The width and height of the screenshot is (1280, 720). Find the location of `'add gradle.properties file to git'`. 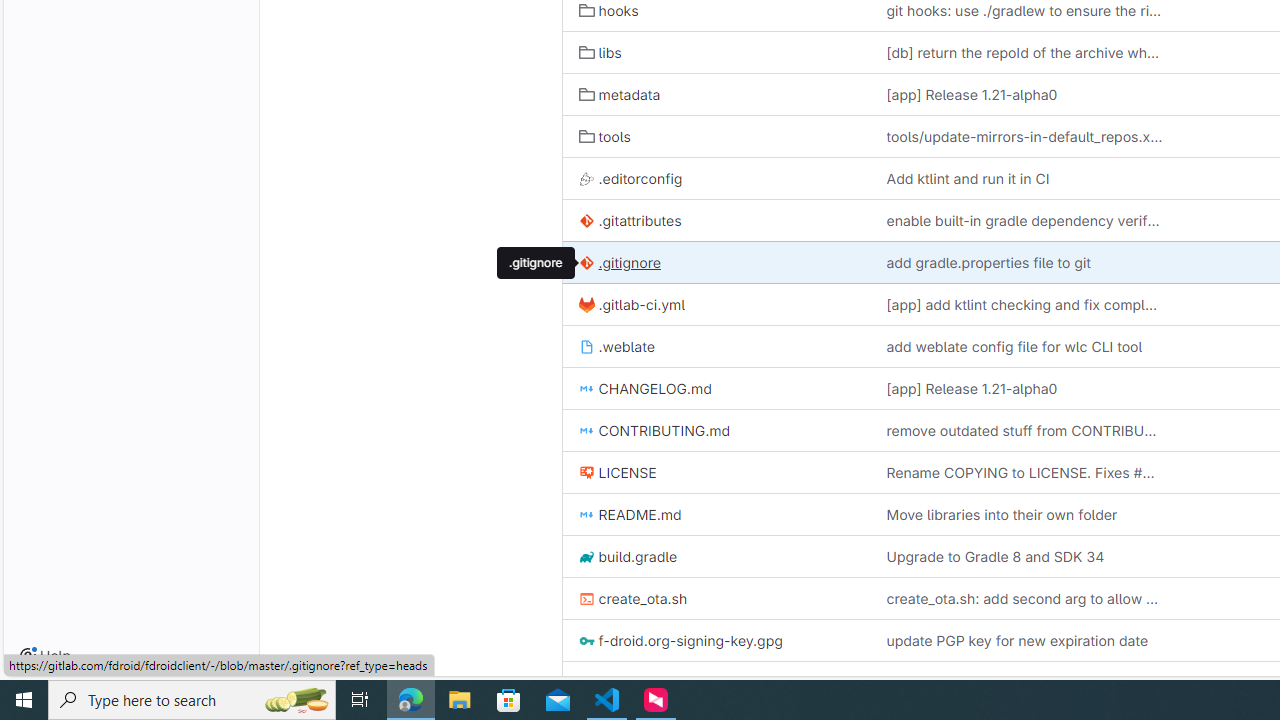

'add gradle.properties file to git' is located at coordinates (988, 262).